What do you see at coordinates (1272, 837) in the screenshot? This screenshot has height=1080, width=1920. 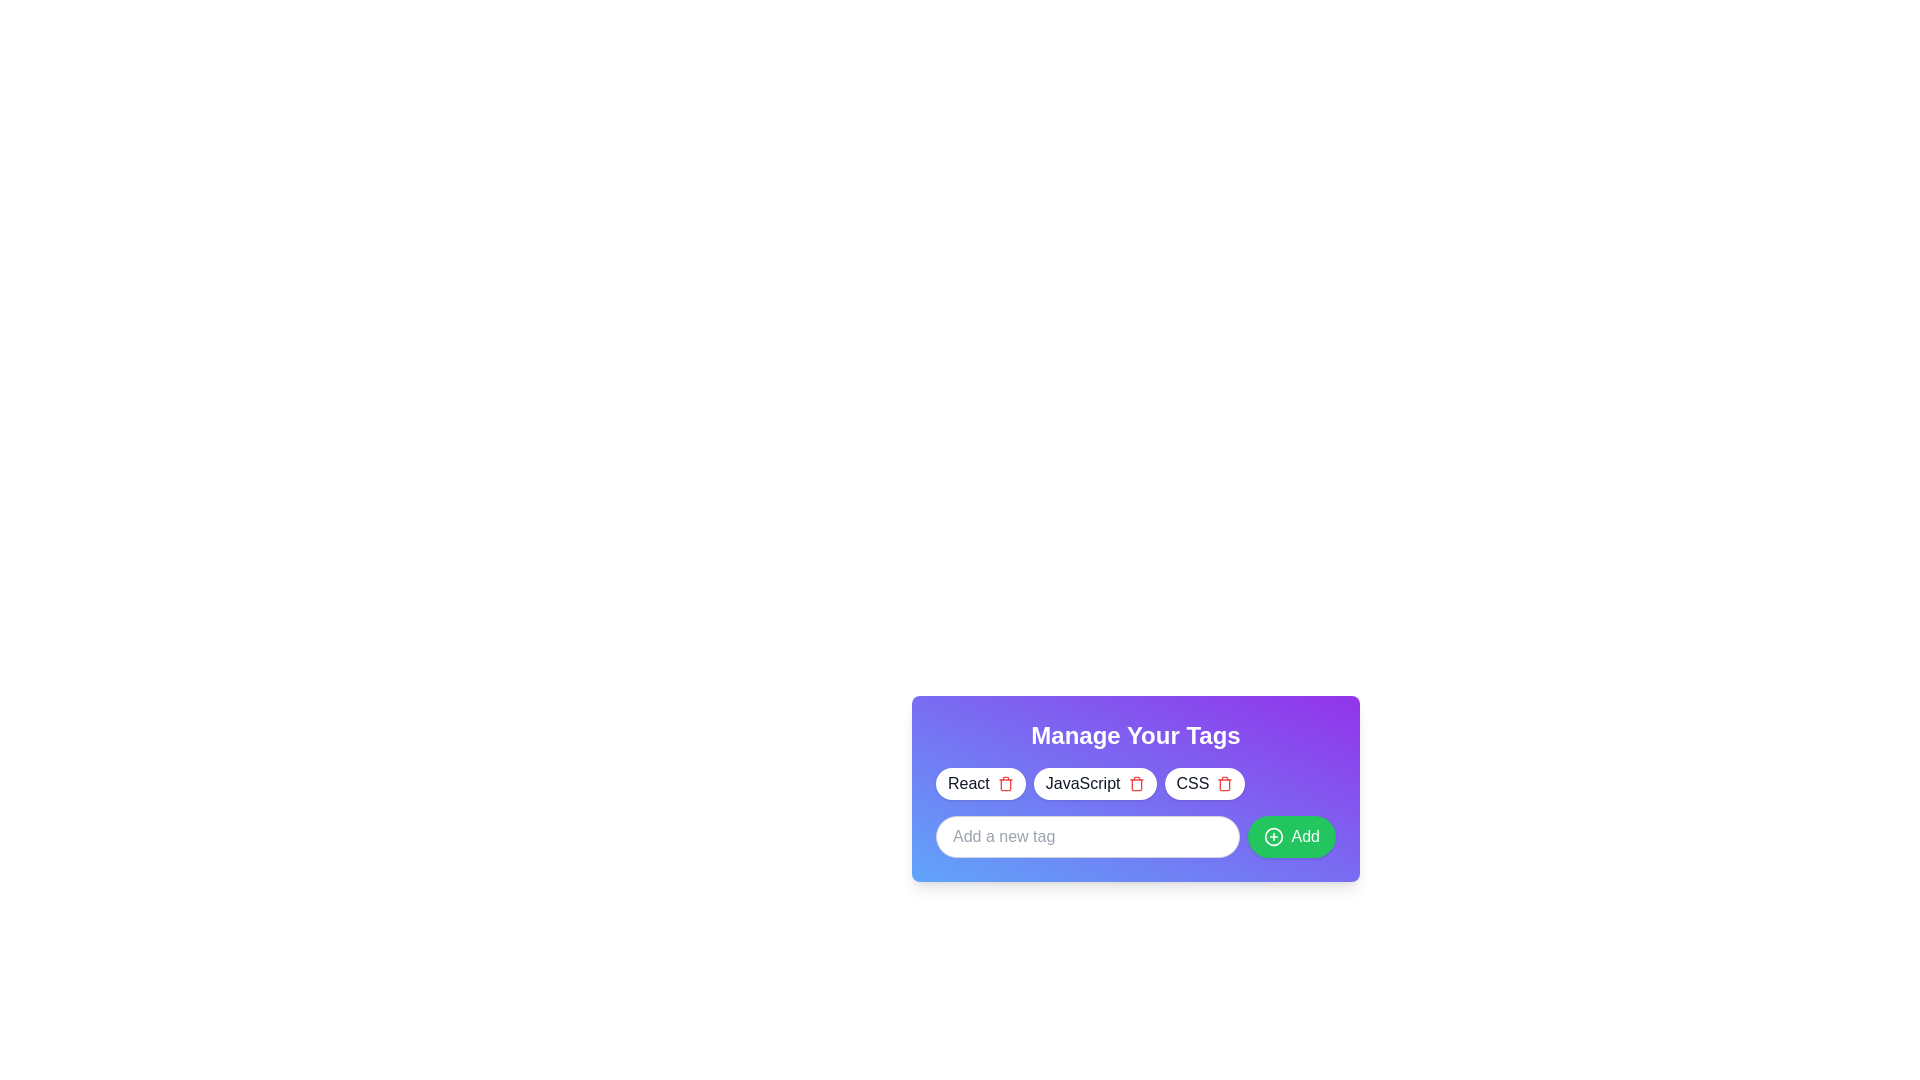 I see `the icon that represents the action for adding new items, which is located to the left of the text label 'Add' within the 'Add' button` at bounding box center [1272, 837].